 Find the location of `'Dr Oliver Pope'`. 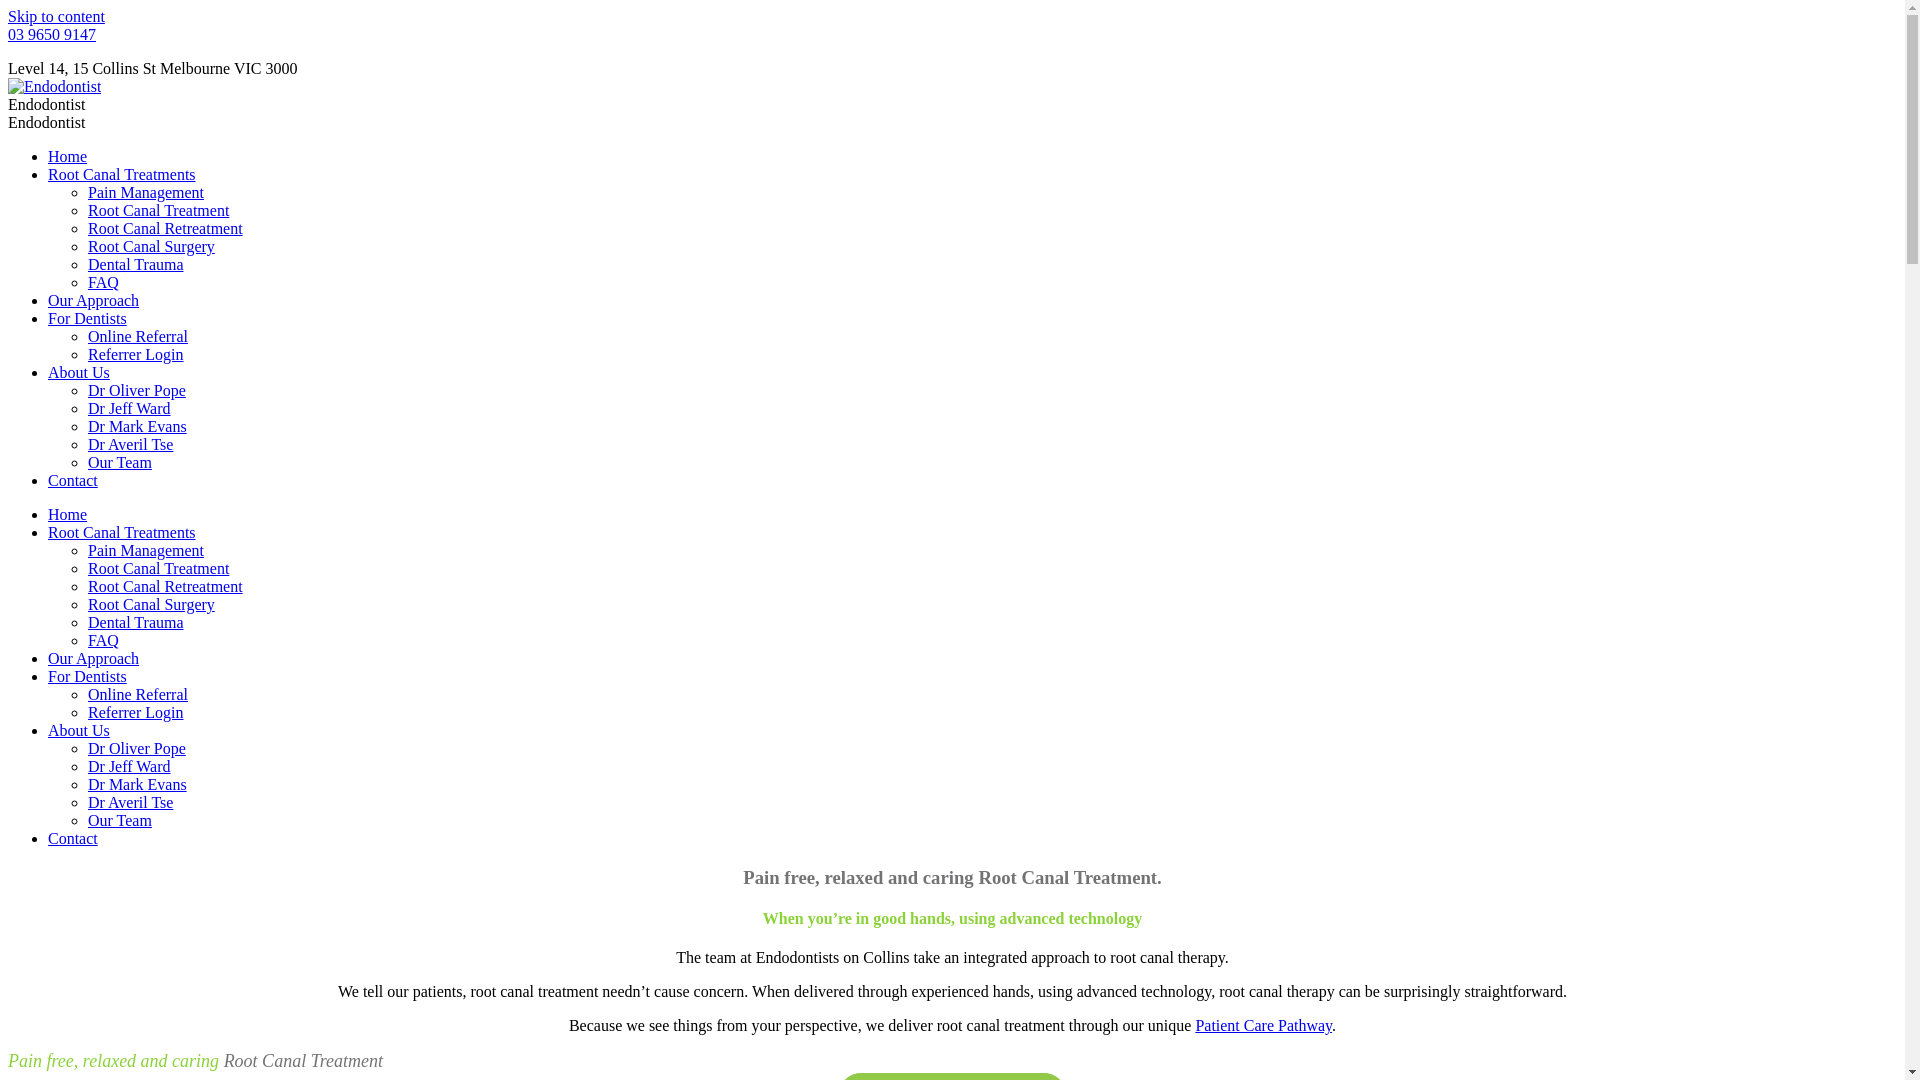

'Dr Oliver Pope' is located at coordinates (136, 390).